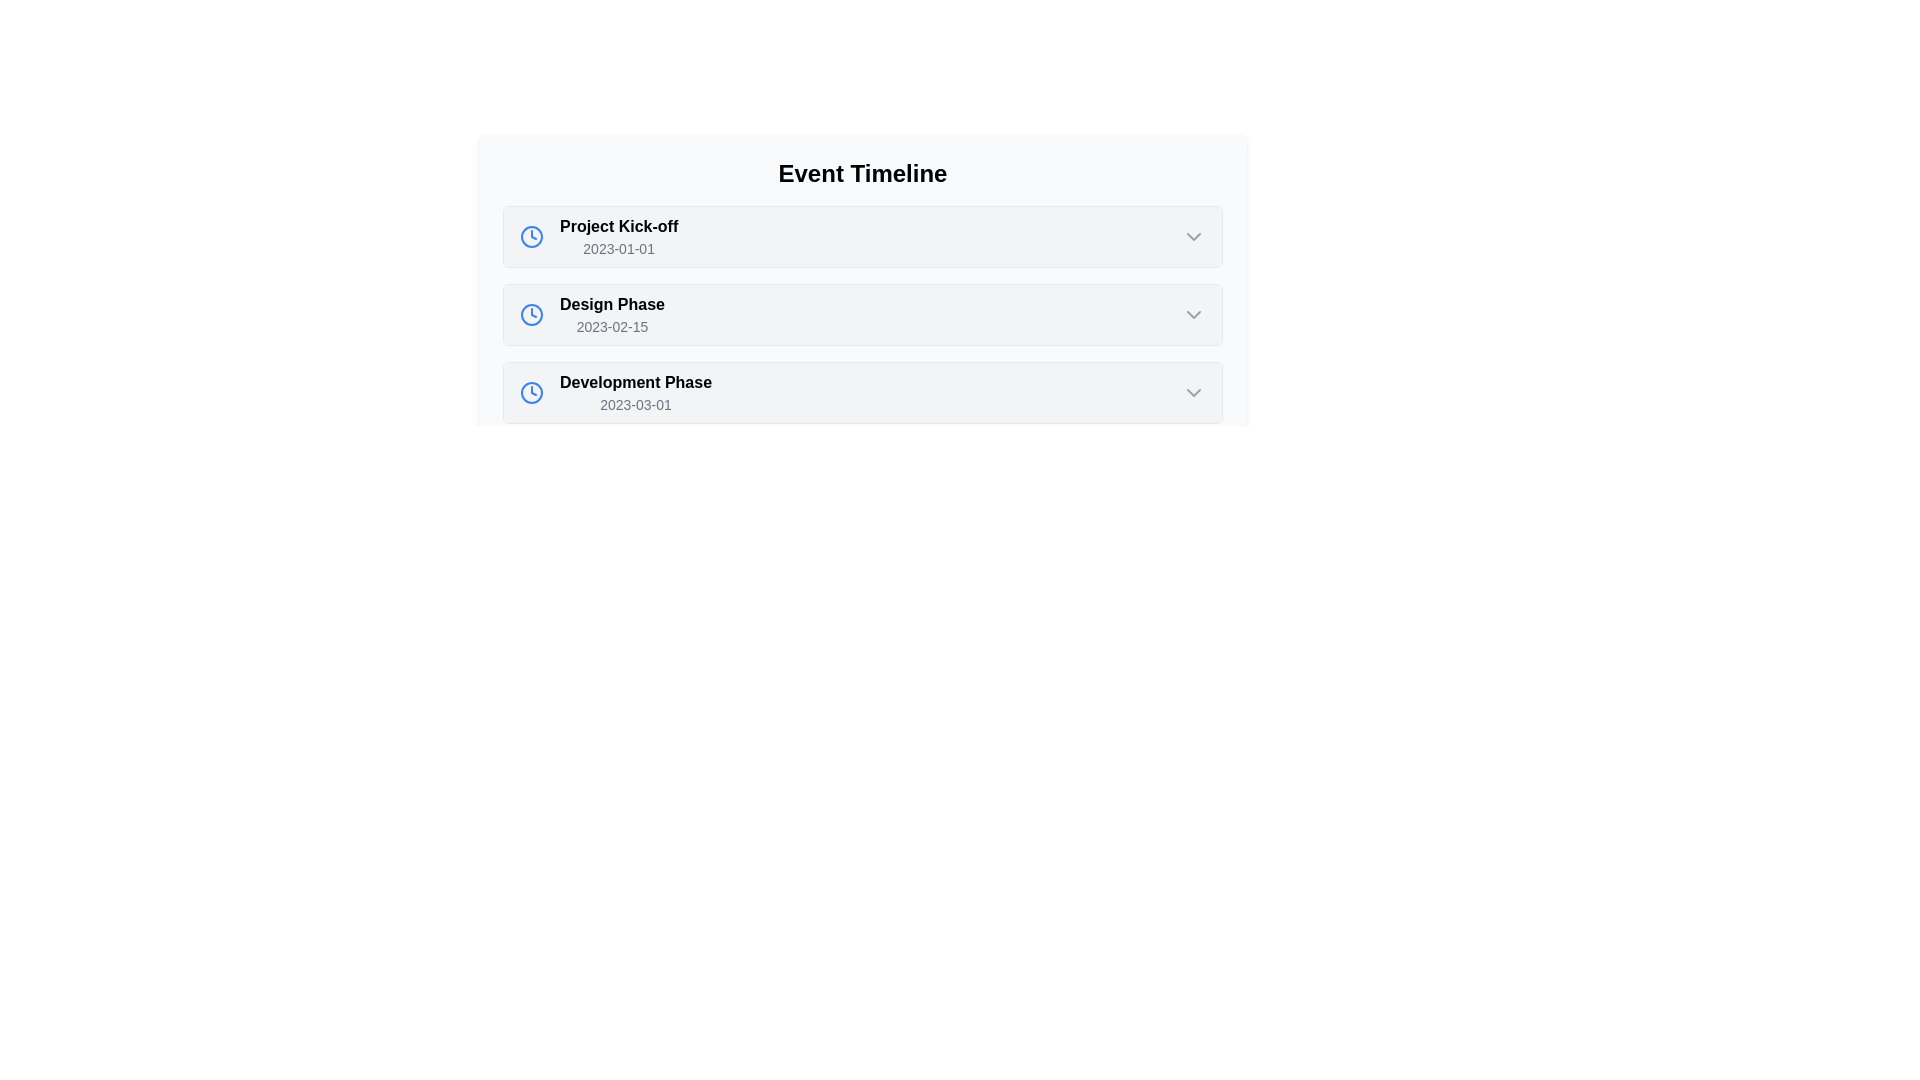 The width and height of the screenshot is (1920, 1080). I want to click on the bold text label 'Design Phase' in the timeline interface, so click(611, 304).